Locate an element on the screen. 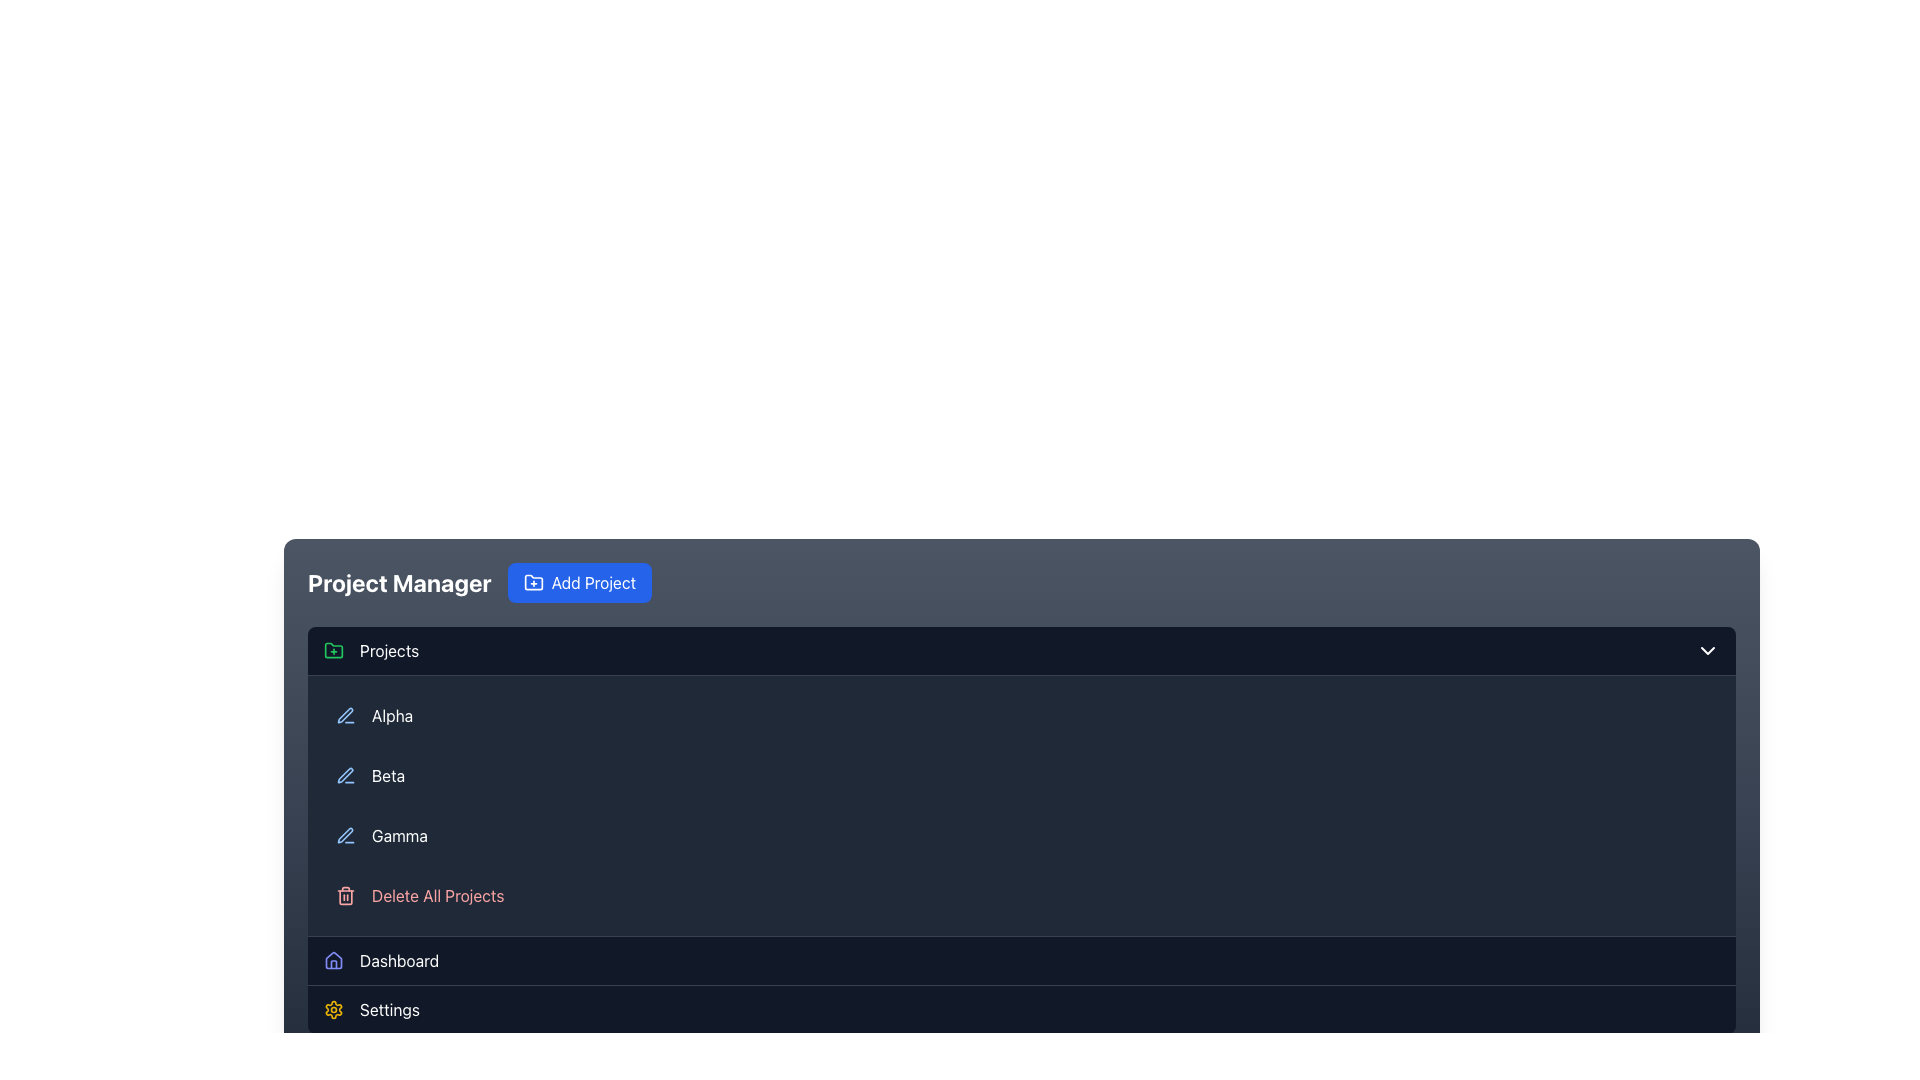 This screenshot has height=1080, width=1920. the indigo house-shaped icon located in the left-side navigation menu, positioned below the 'Delete All Projects' button and above the 'Settings' option is located at coordinates (334, 959).